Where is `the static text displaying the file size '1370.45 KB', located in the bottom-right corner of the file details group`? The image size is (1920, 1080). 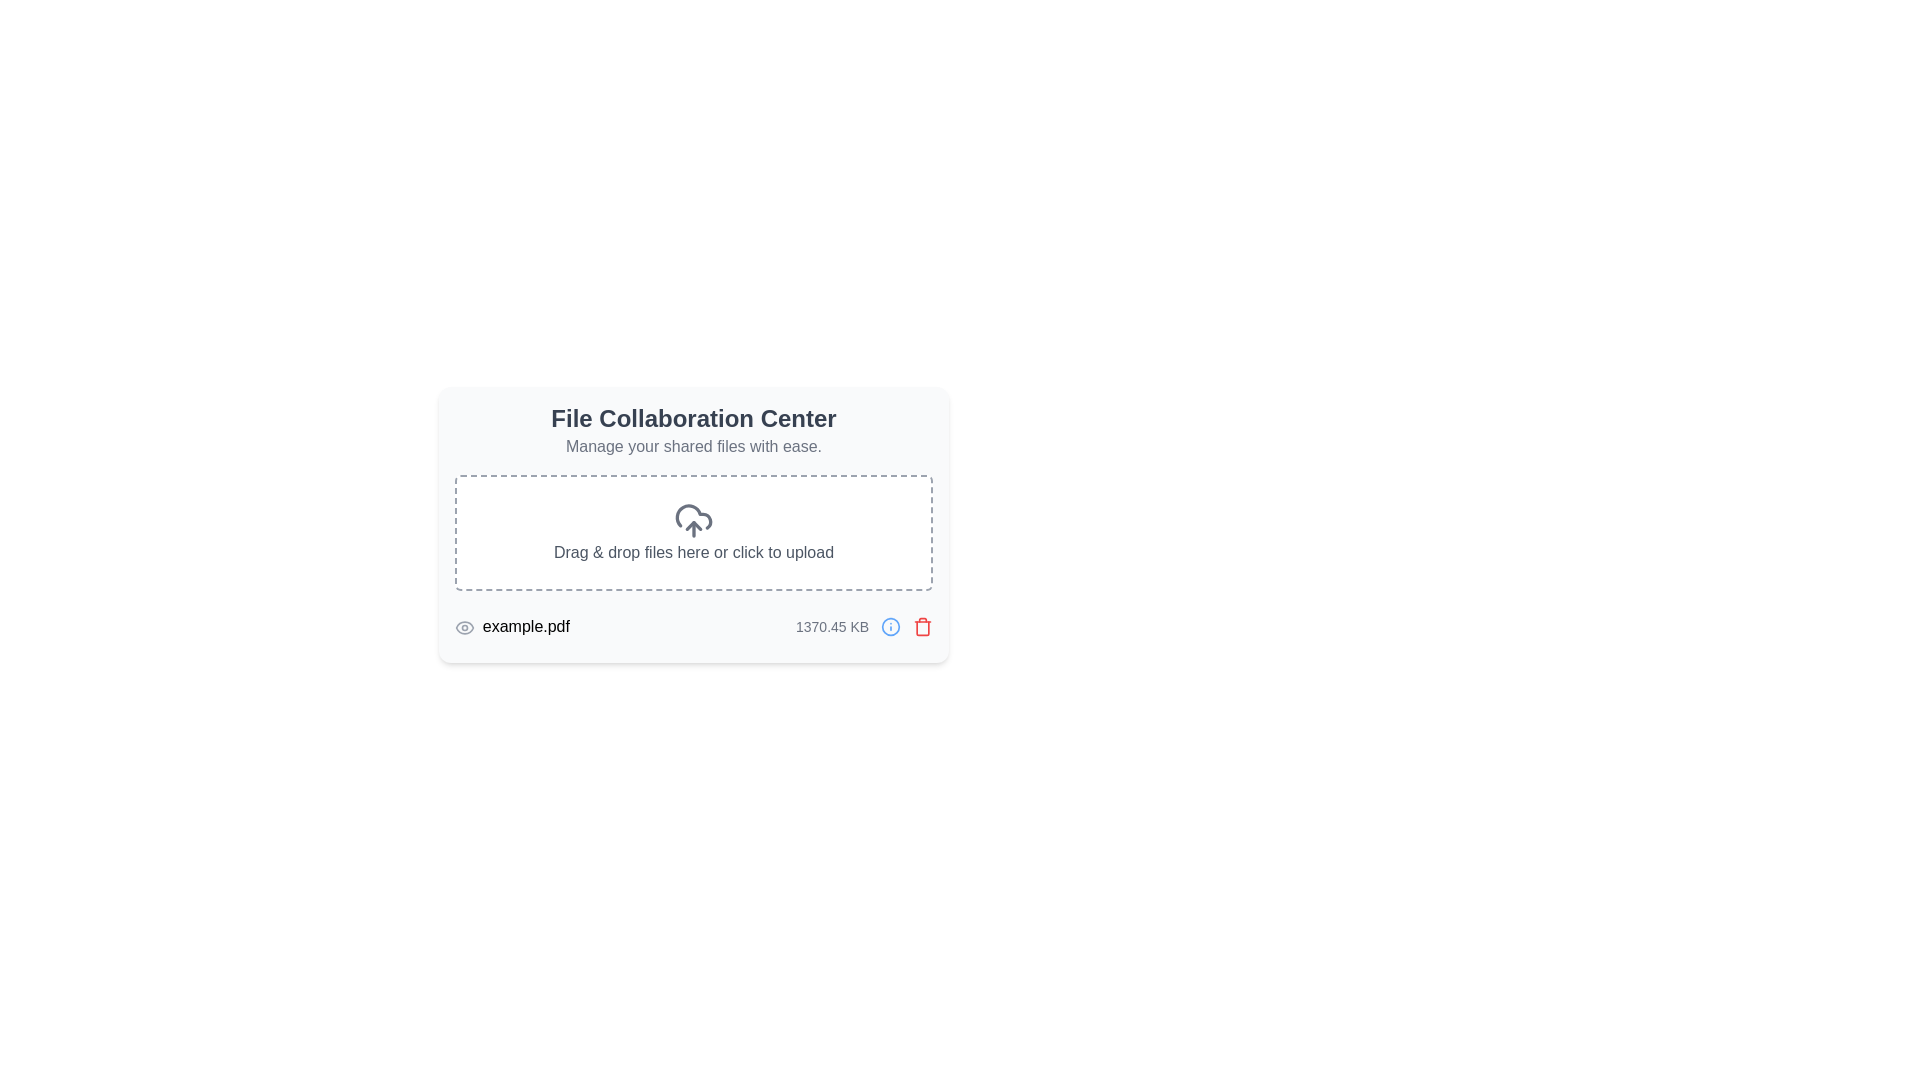 the static text displaying the file size '1370.45 KB', located in the bottom-right corner of the file details group is located at coordinates (832, 626).